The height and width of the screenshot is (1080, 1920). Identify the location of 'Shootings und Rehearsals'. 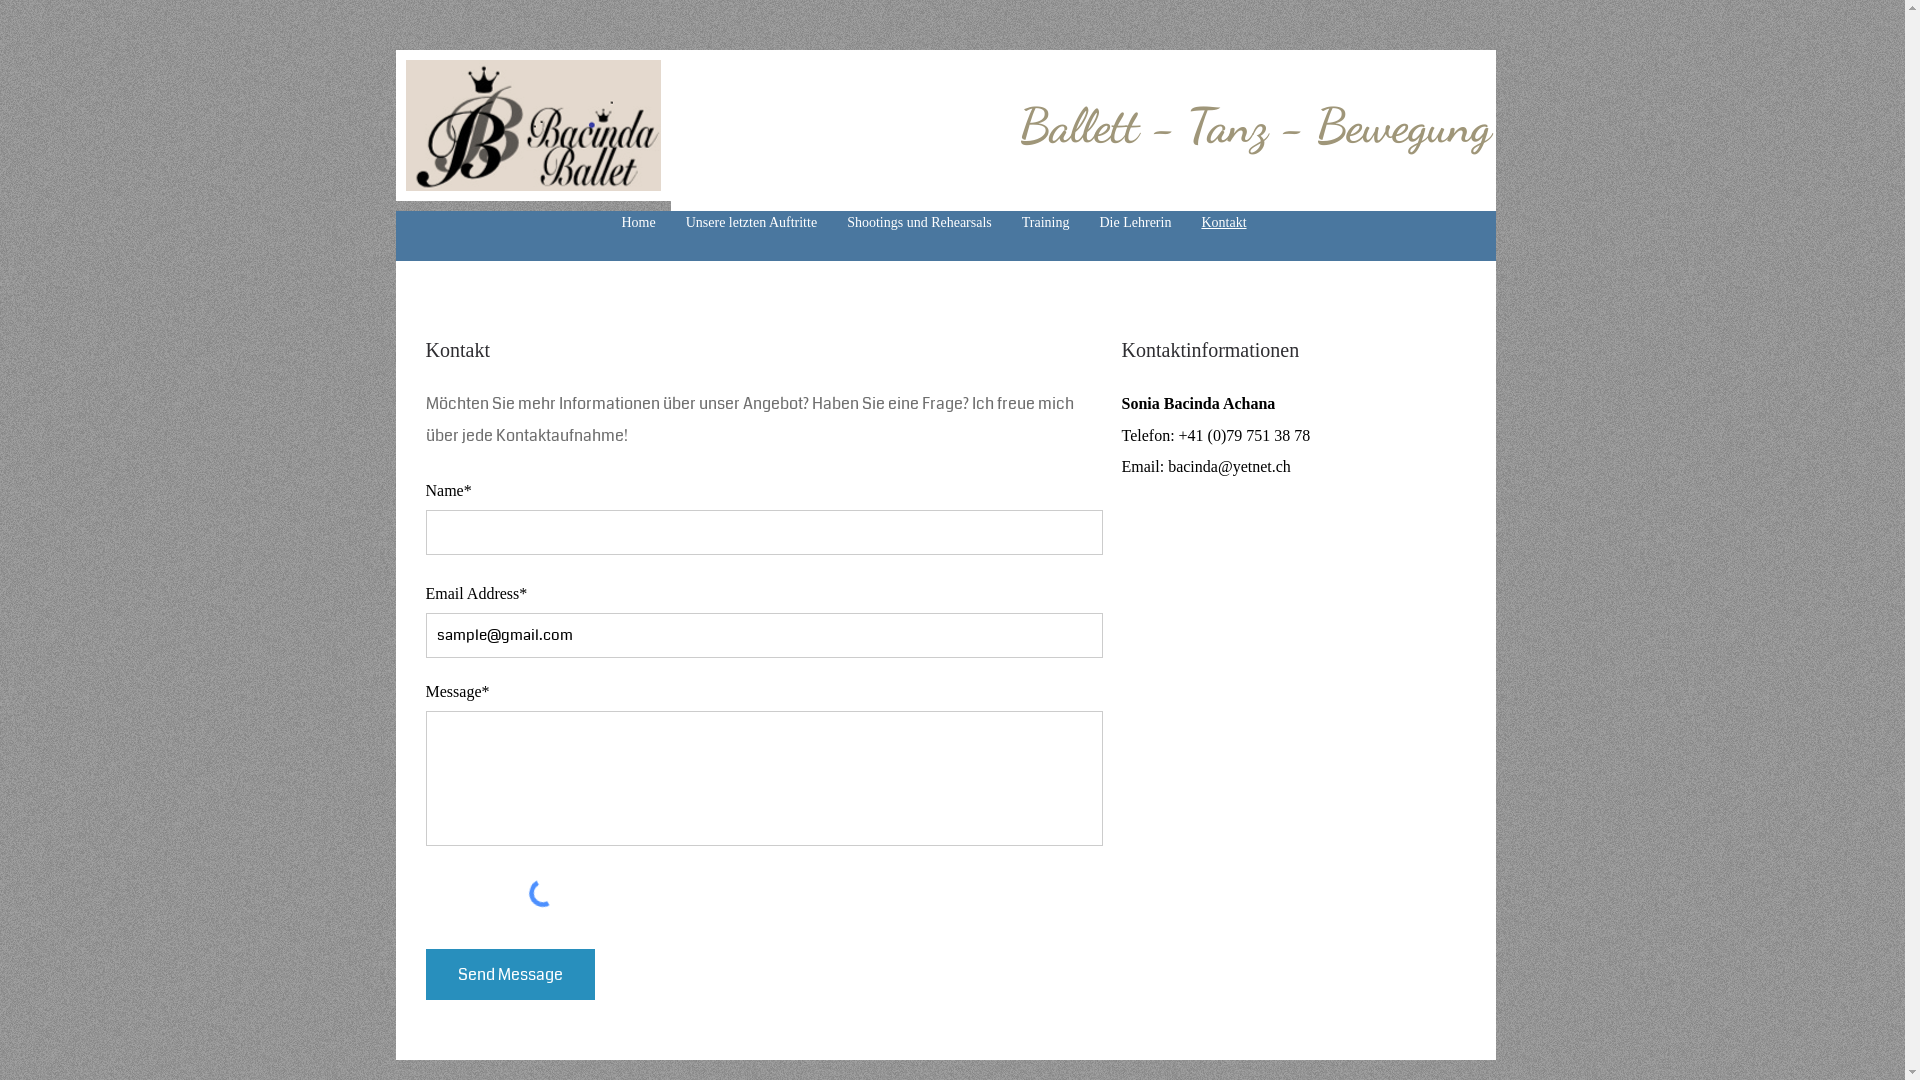
(831, 223).